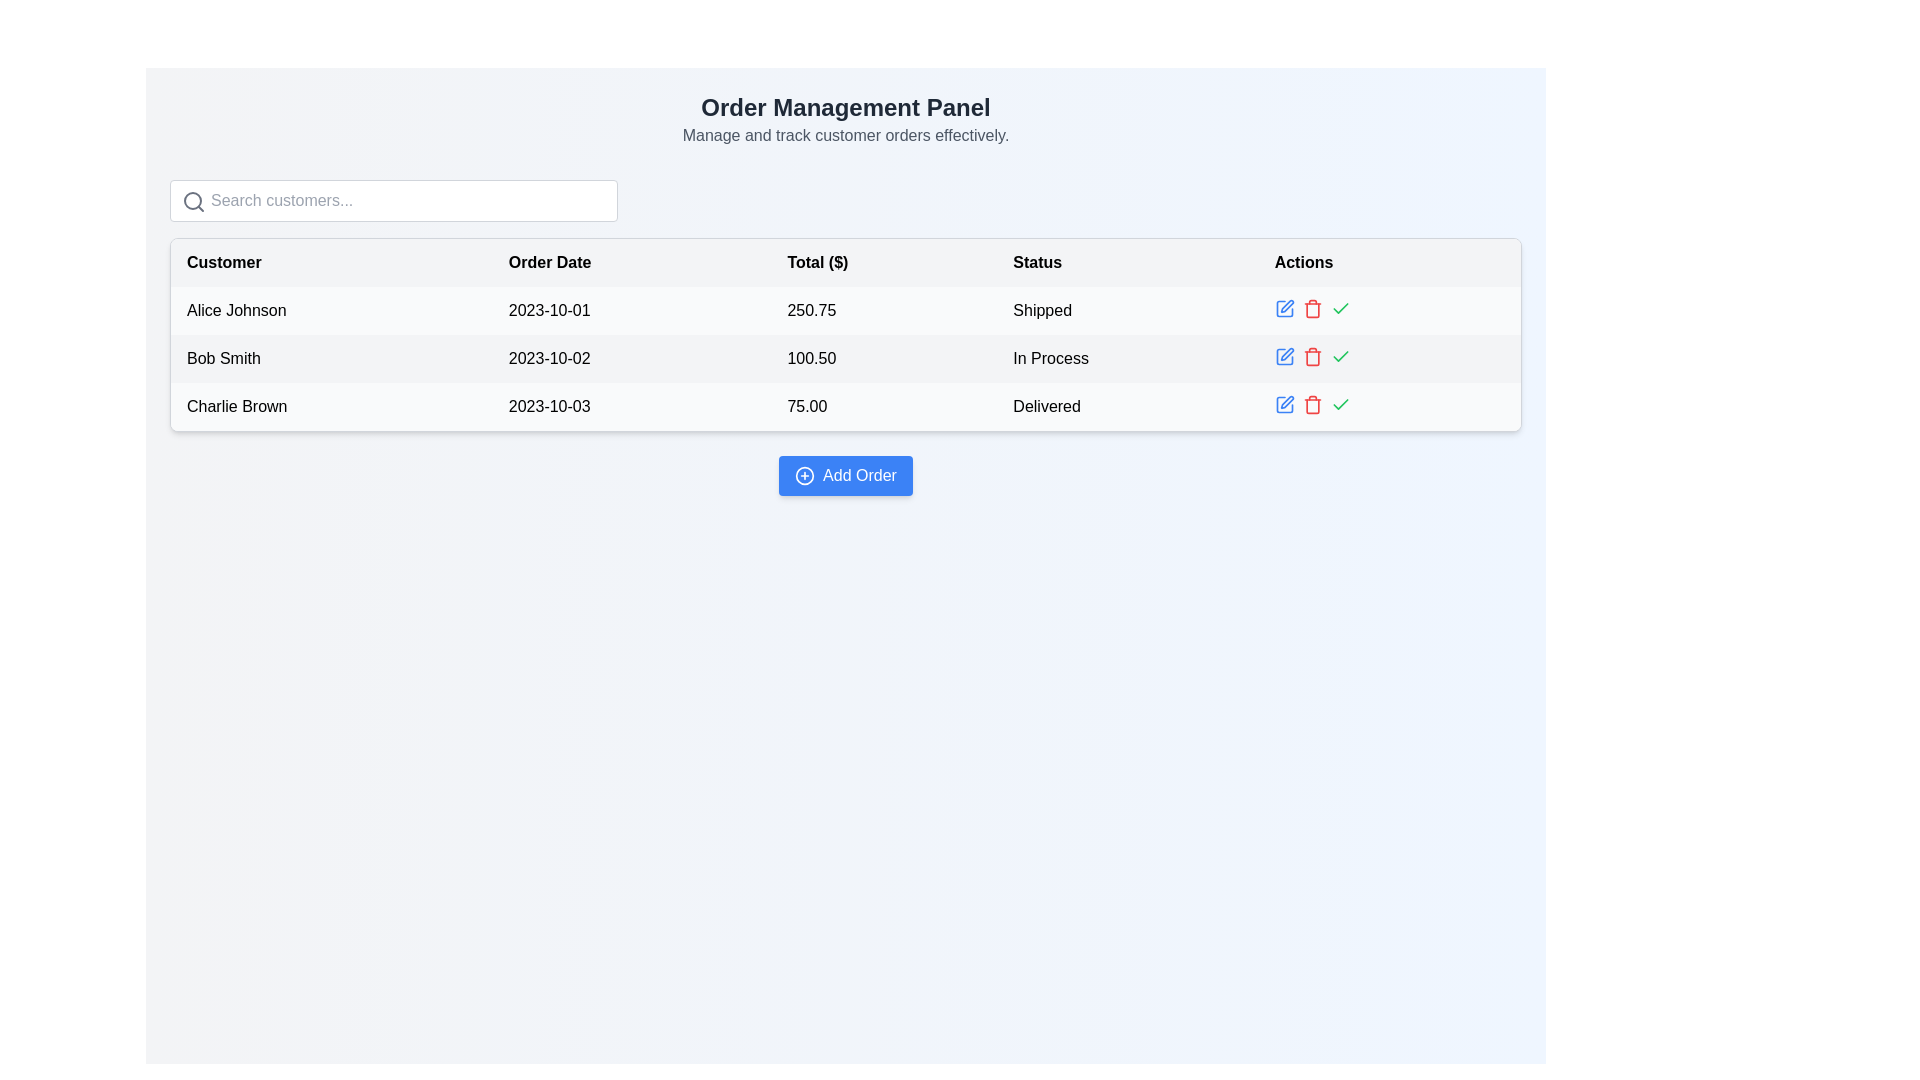 The width and height of the screenshot is (1920, 1080). I want to click on the Header component that provides the title and subtitle for the page, located at the top of the layout and centered horizontally, so click(845, 119).